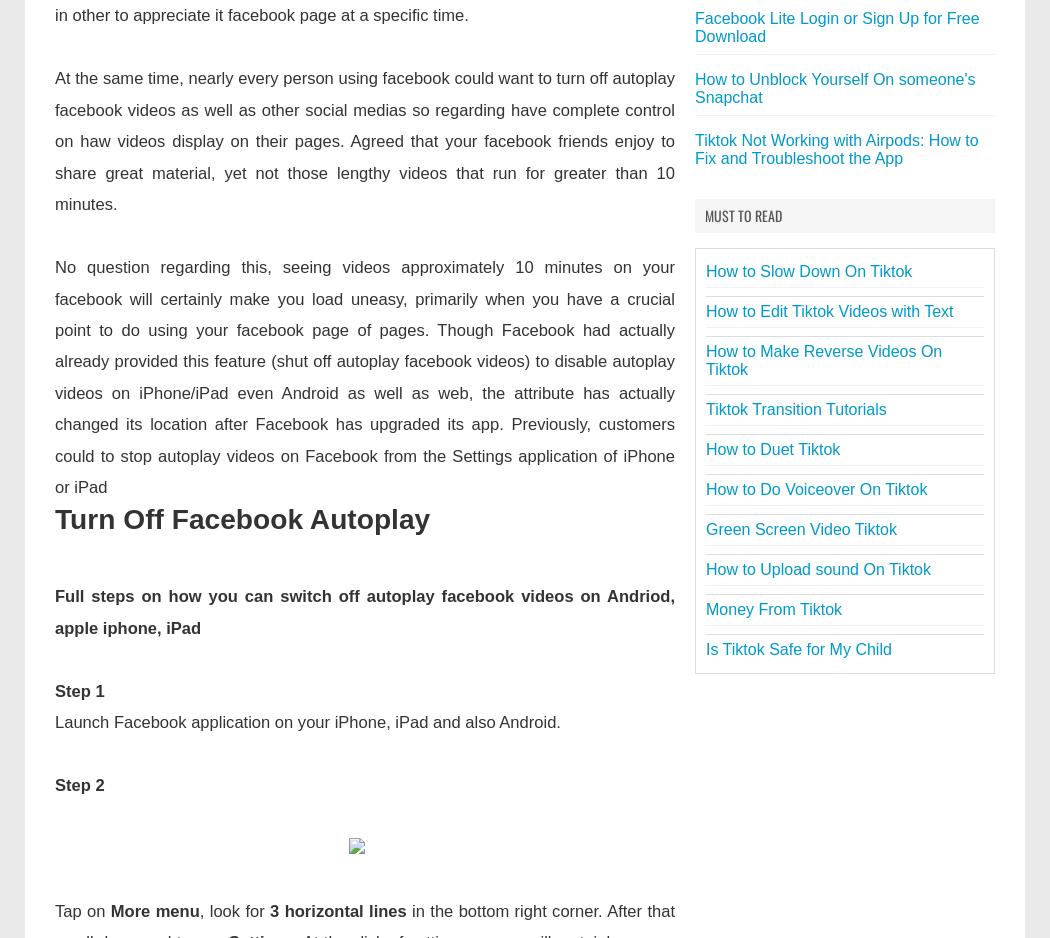 This screenshot has height=938, width=1050. I want to click on 'Green Screen Video Tiktok', so click(800, 528).